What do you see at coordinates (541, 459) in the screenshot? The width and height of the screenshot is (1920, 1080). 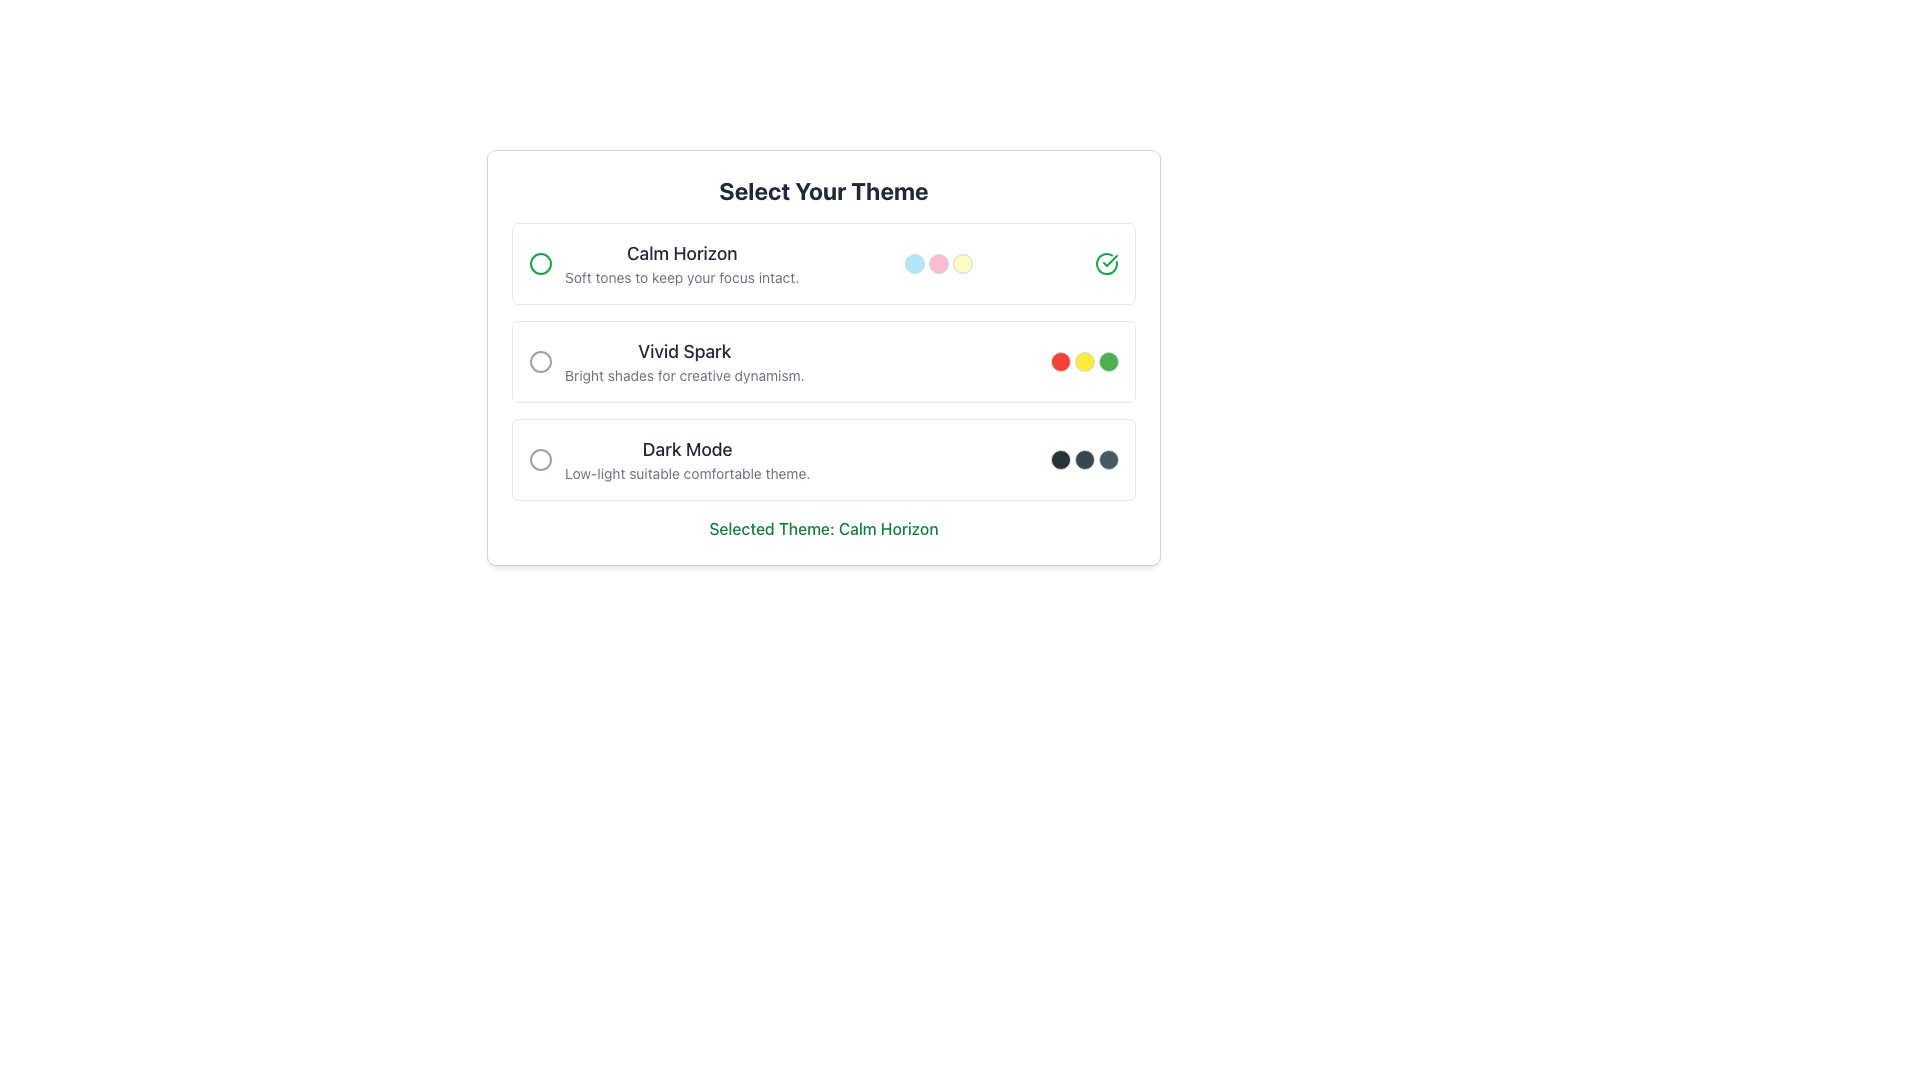 I see `the Circle icon for 'Dark Mode'` at bounding box center [541, 459].